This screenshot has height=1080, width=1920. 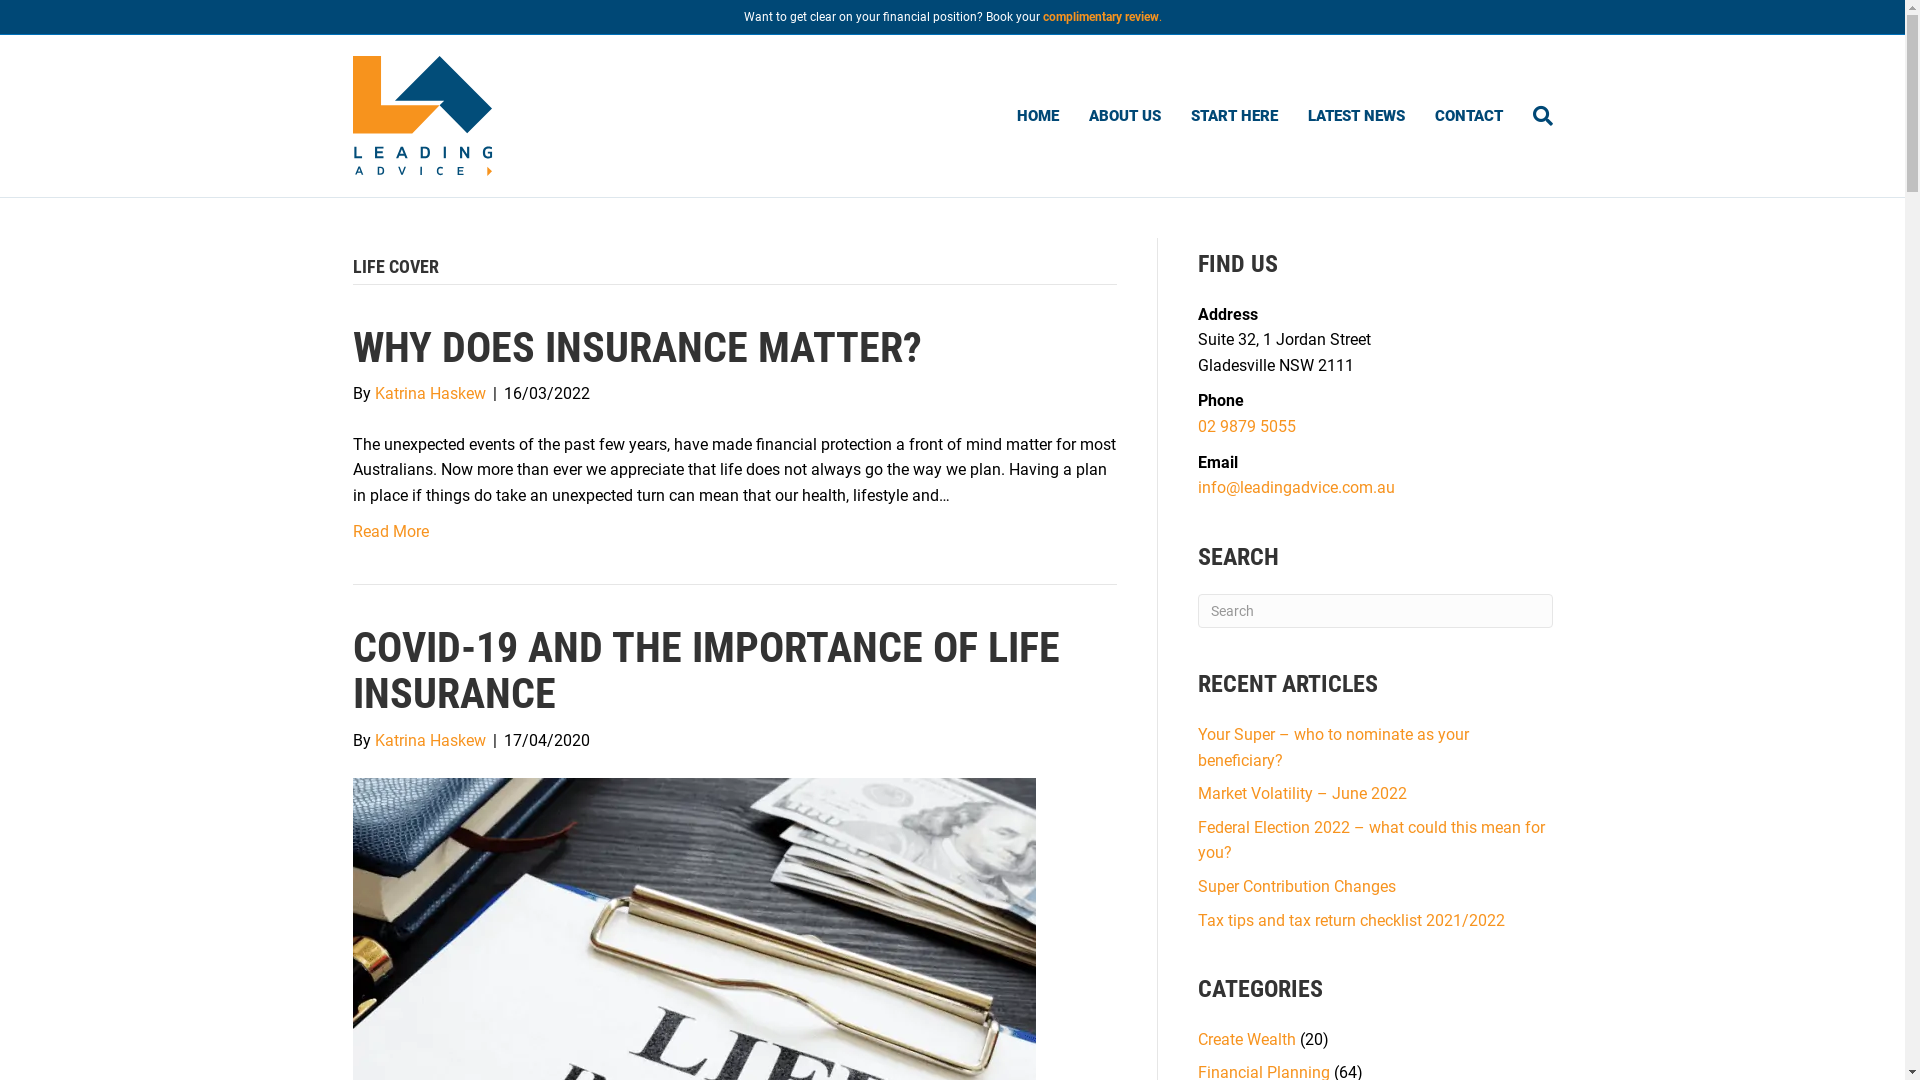 What do you see at coordinates (1098, 16) in the screenshot?
I see `'complimentary review'` at bounding box center [1098, 16].